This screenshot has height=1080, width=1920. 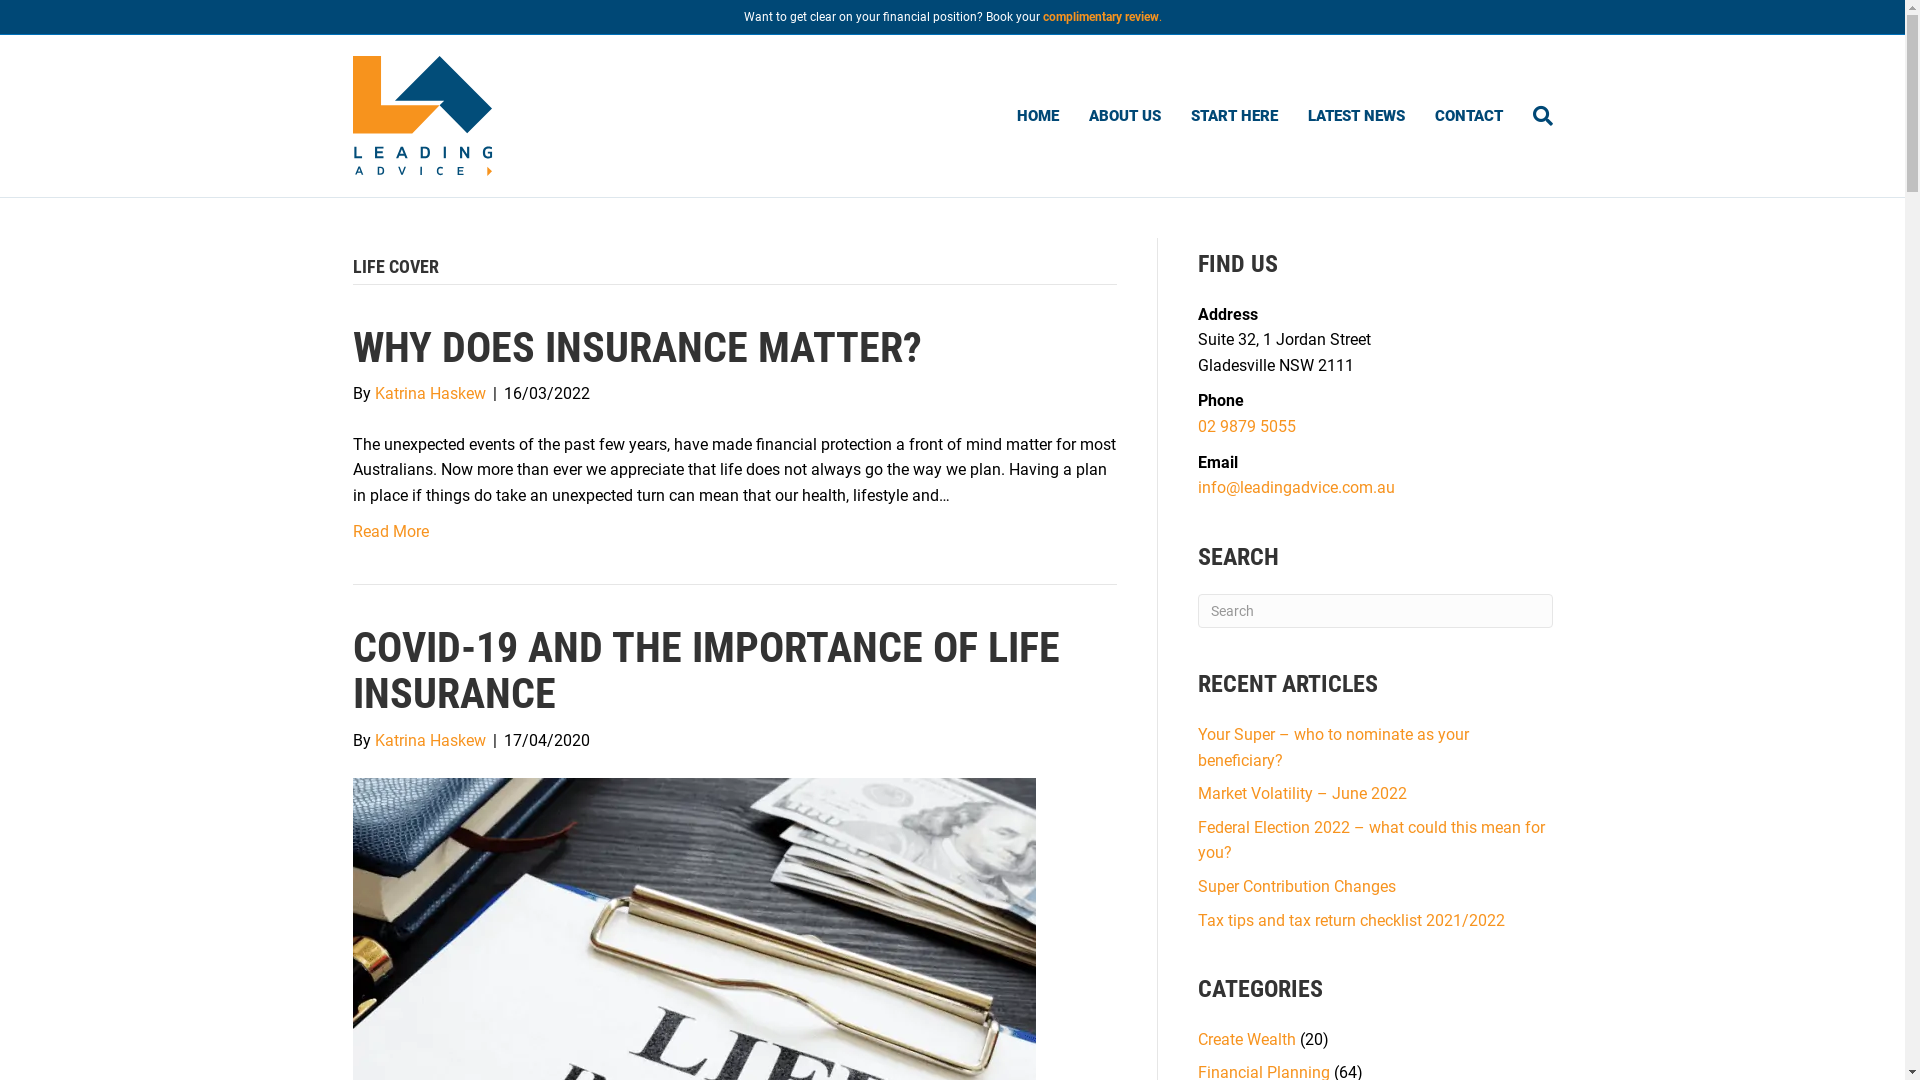 What do you see at coordinates (1098, 16) in the screenshot?
I see `'complimentary review'` at bounding box center [1098, 16].